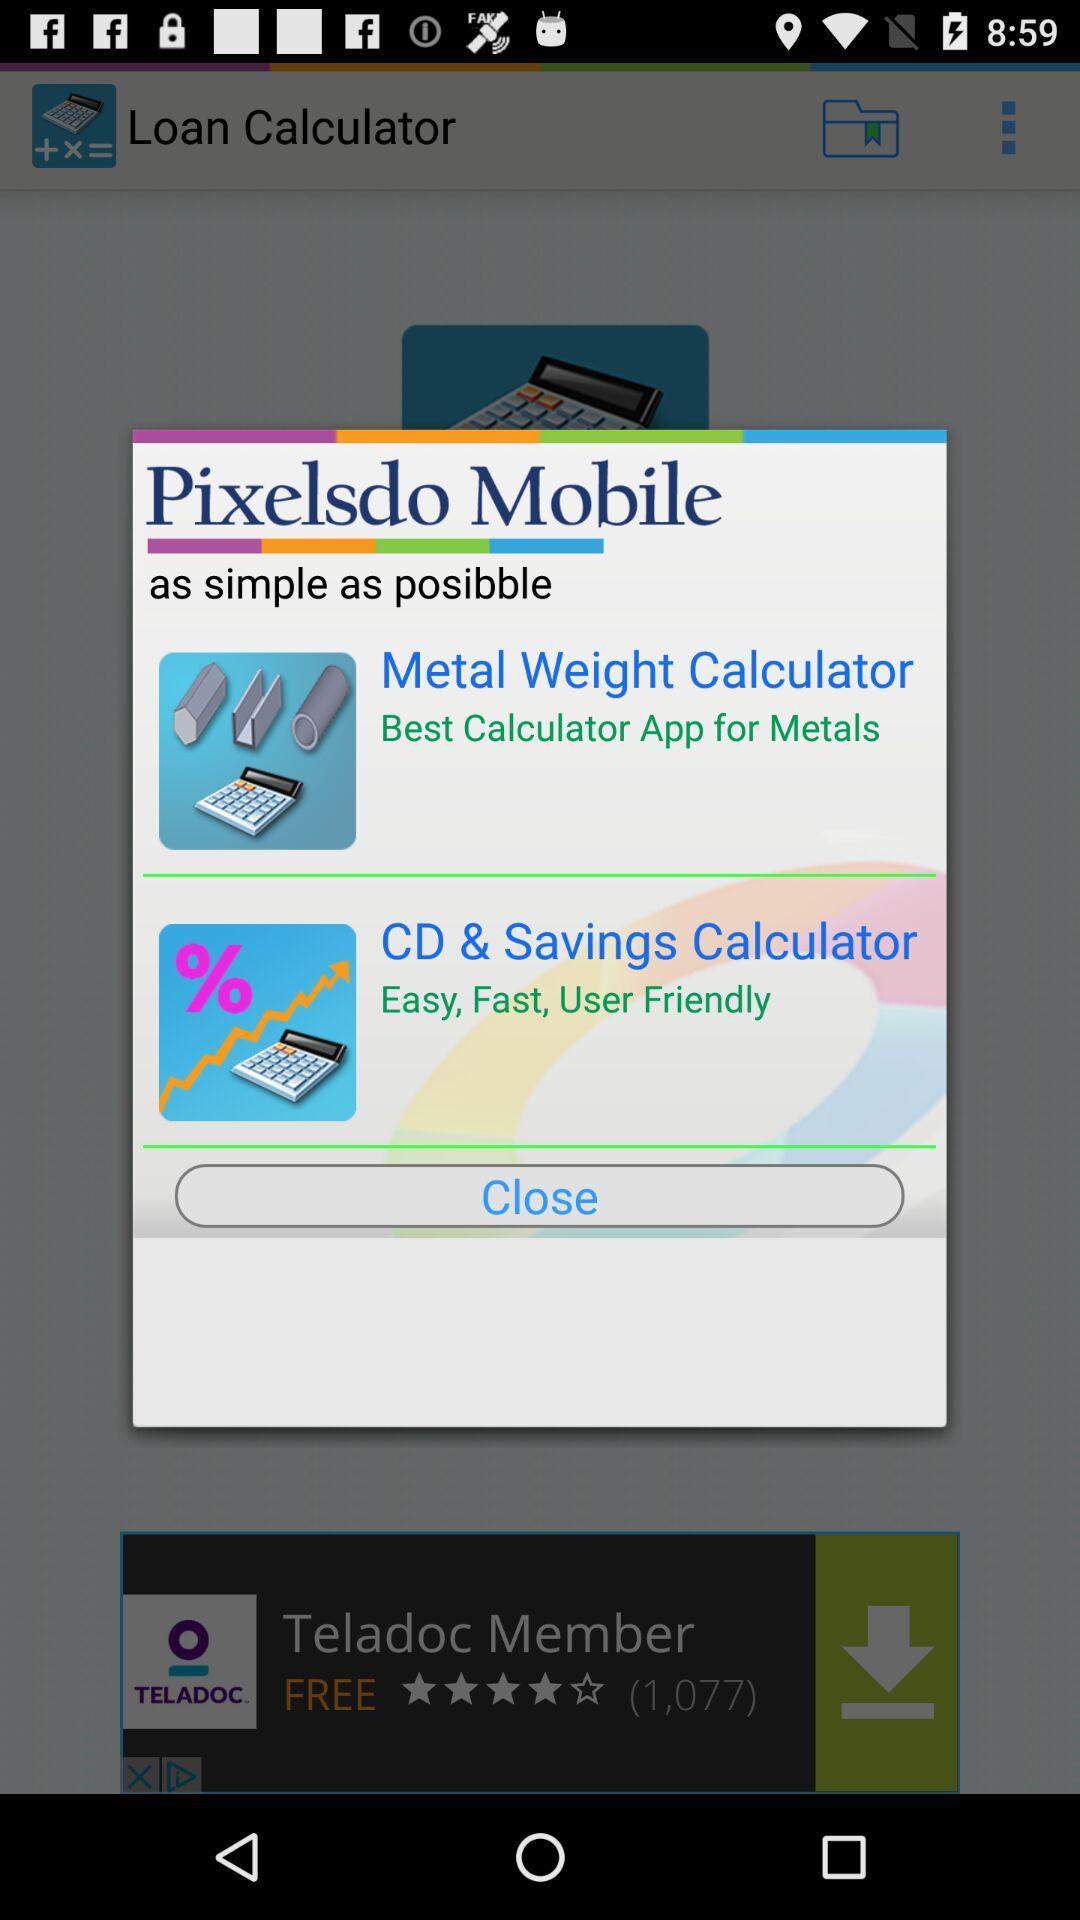  Describe the element at coordinates (575, 998) in the screenshot. I see `icon below cd & savings calculator icon` at that location.